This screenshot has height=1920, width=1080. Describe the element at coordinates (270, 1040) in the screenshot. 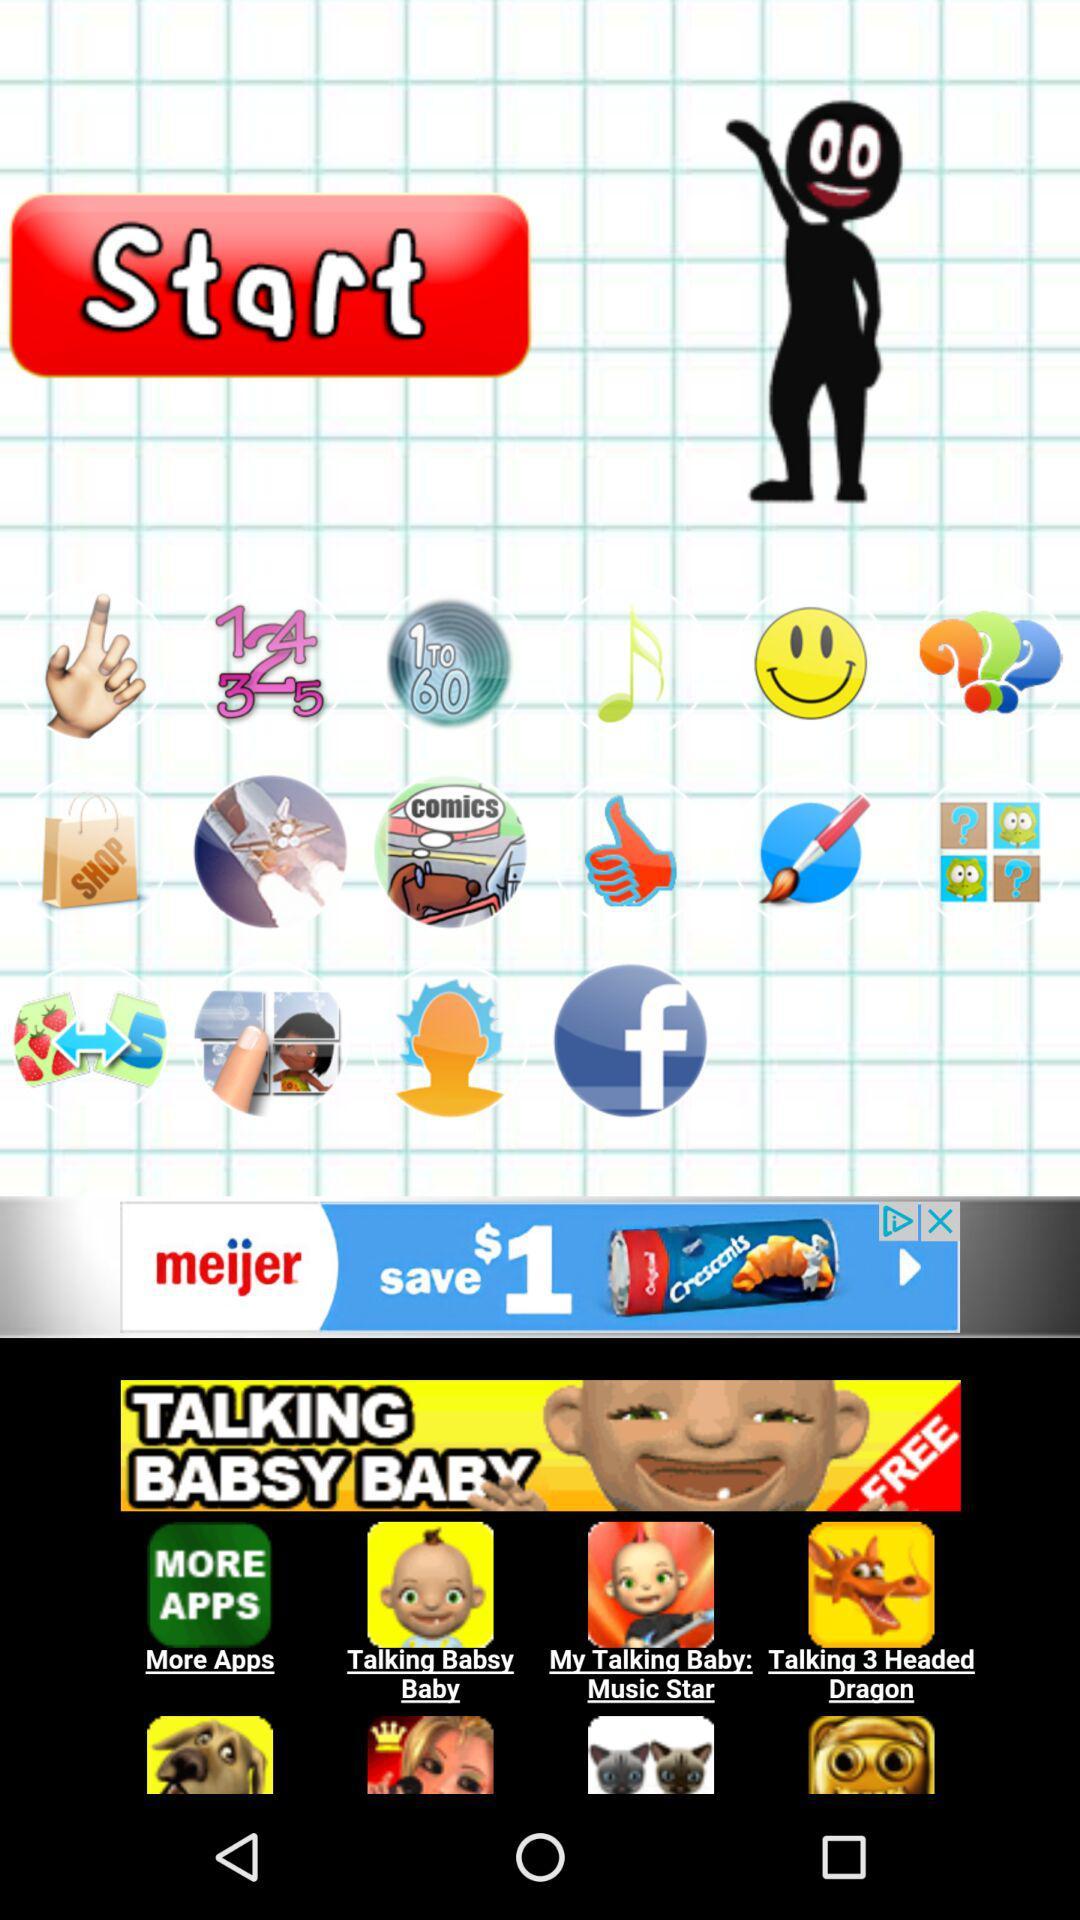

I see `group option` at that location.